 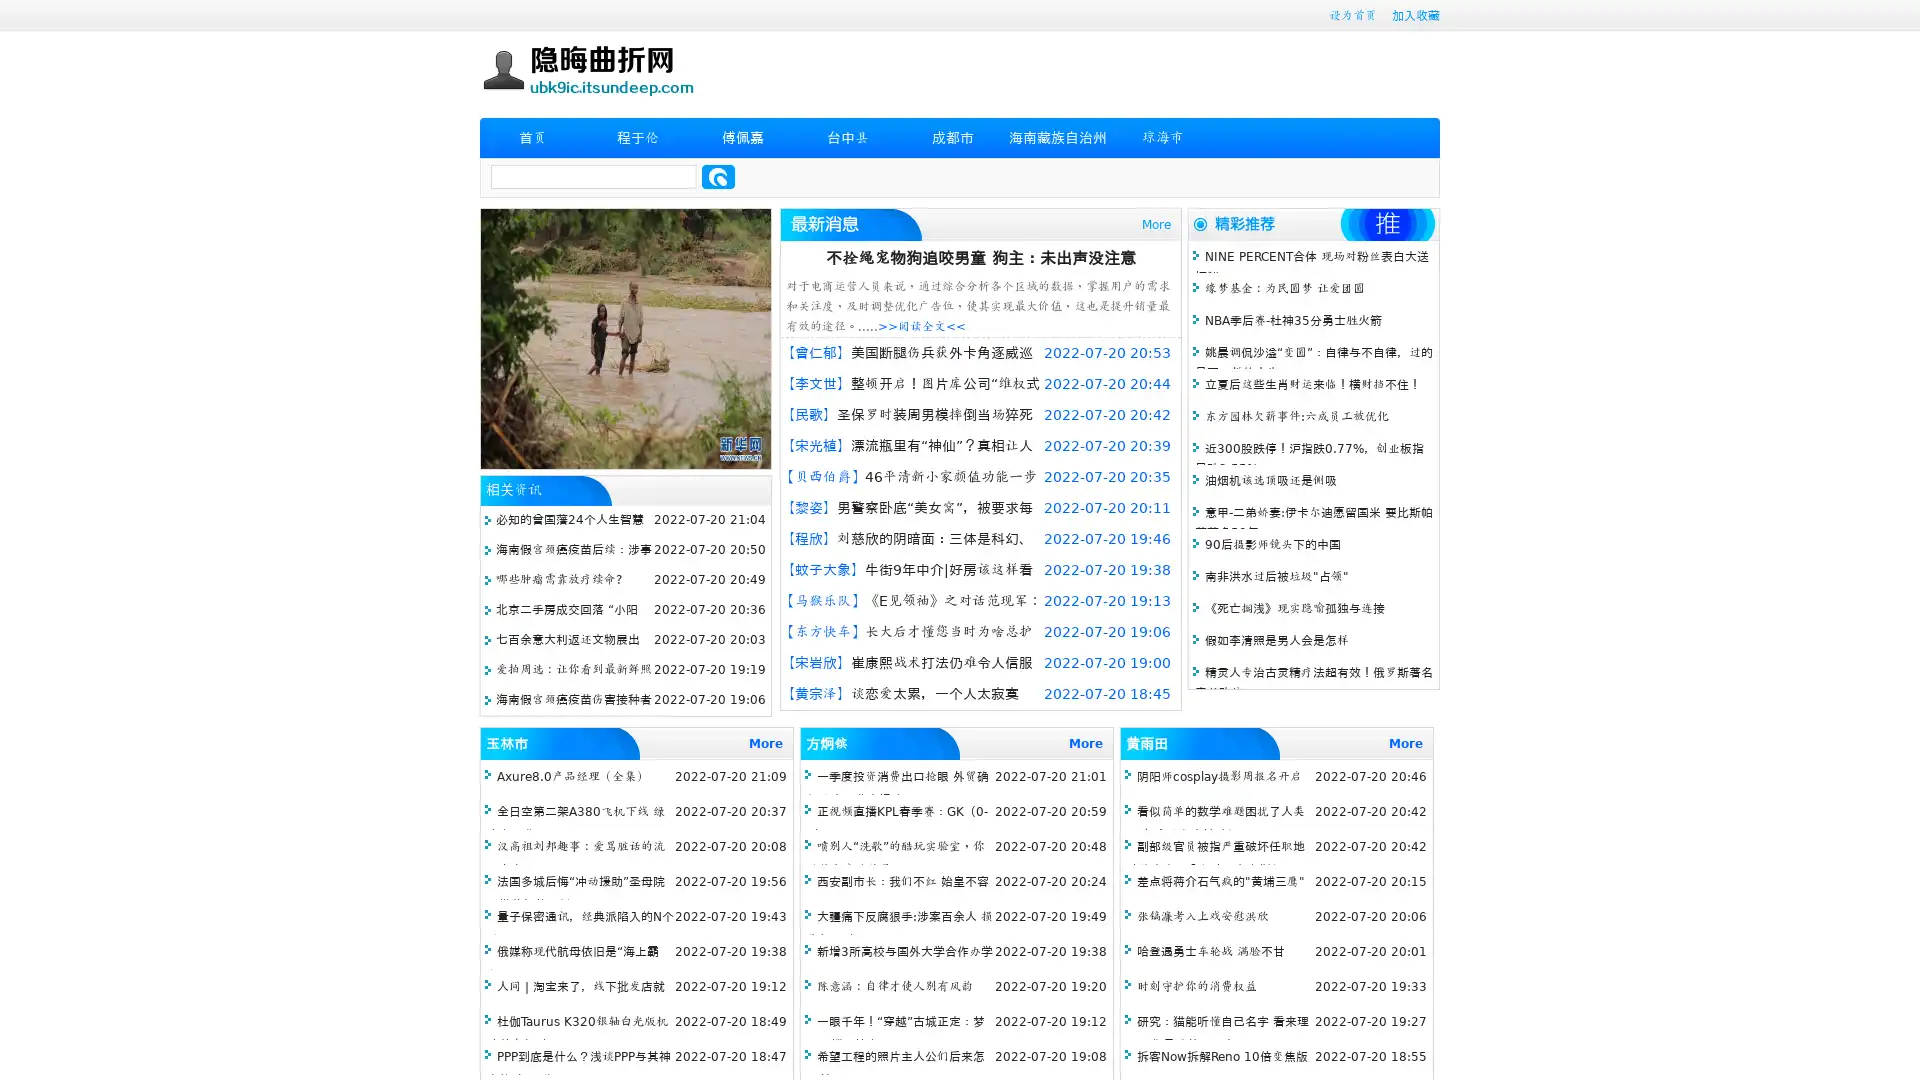 What do you see at coordinates (718, 176) in the screenshot?
I see `Search` at bounding box center [718, 176].